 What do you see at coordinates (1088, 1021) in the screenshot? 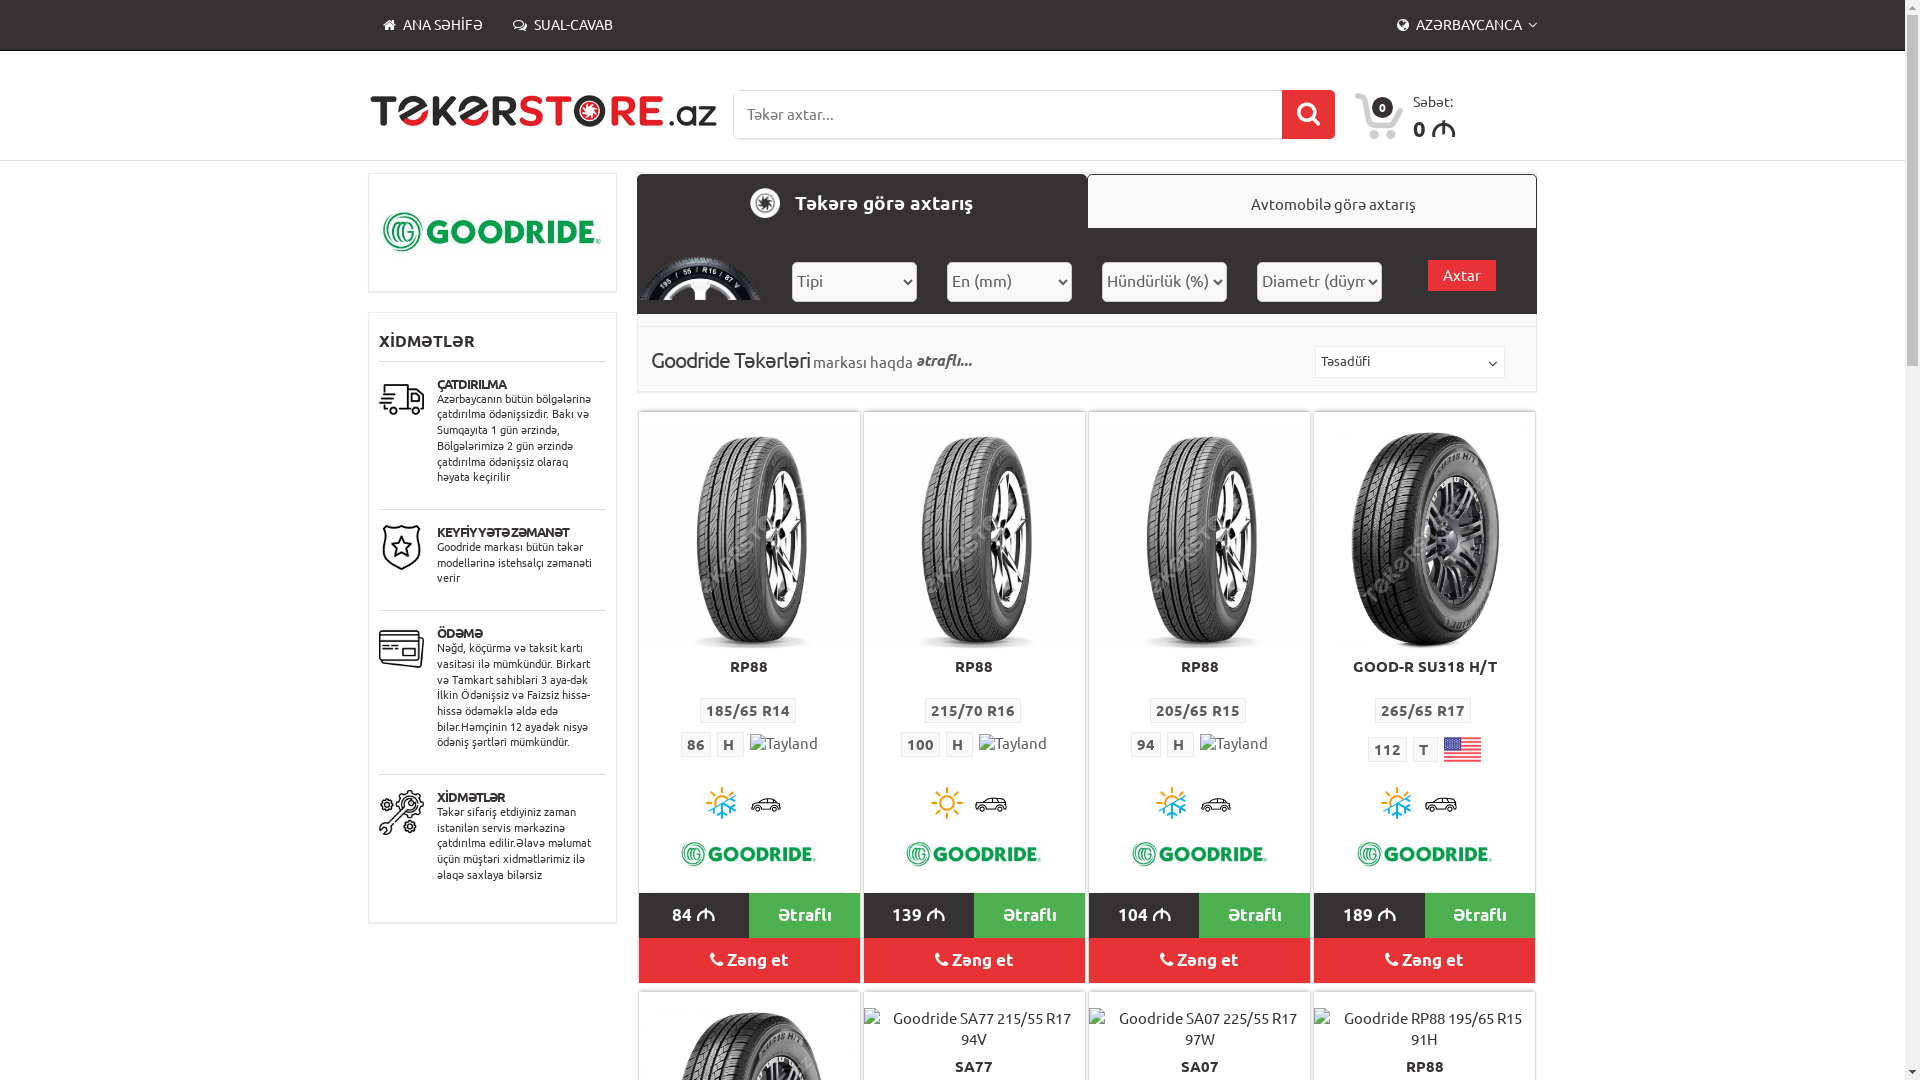
I see `'Goodride SA07 225/55 R17 97W'` at bounding box center [1088, 1021].